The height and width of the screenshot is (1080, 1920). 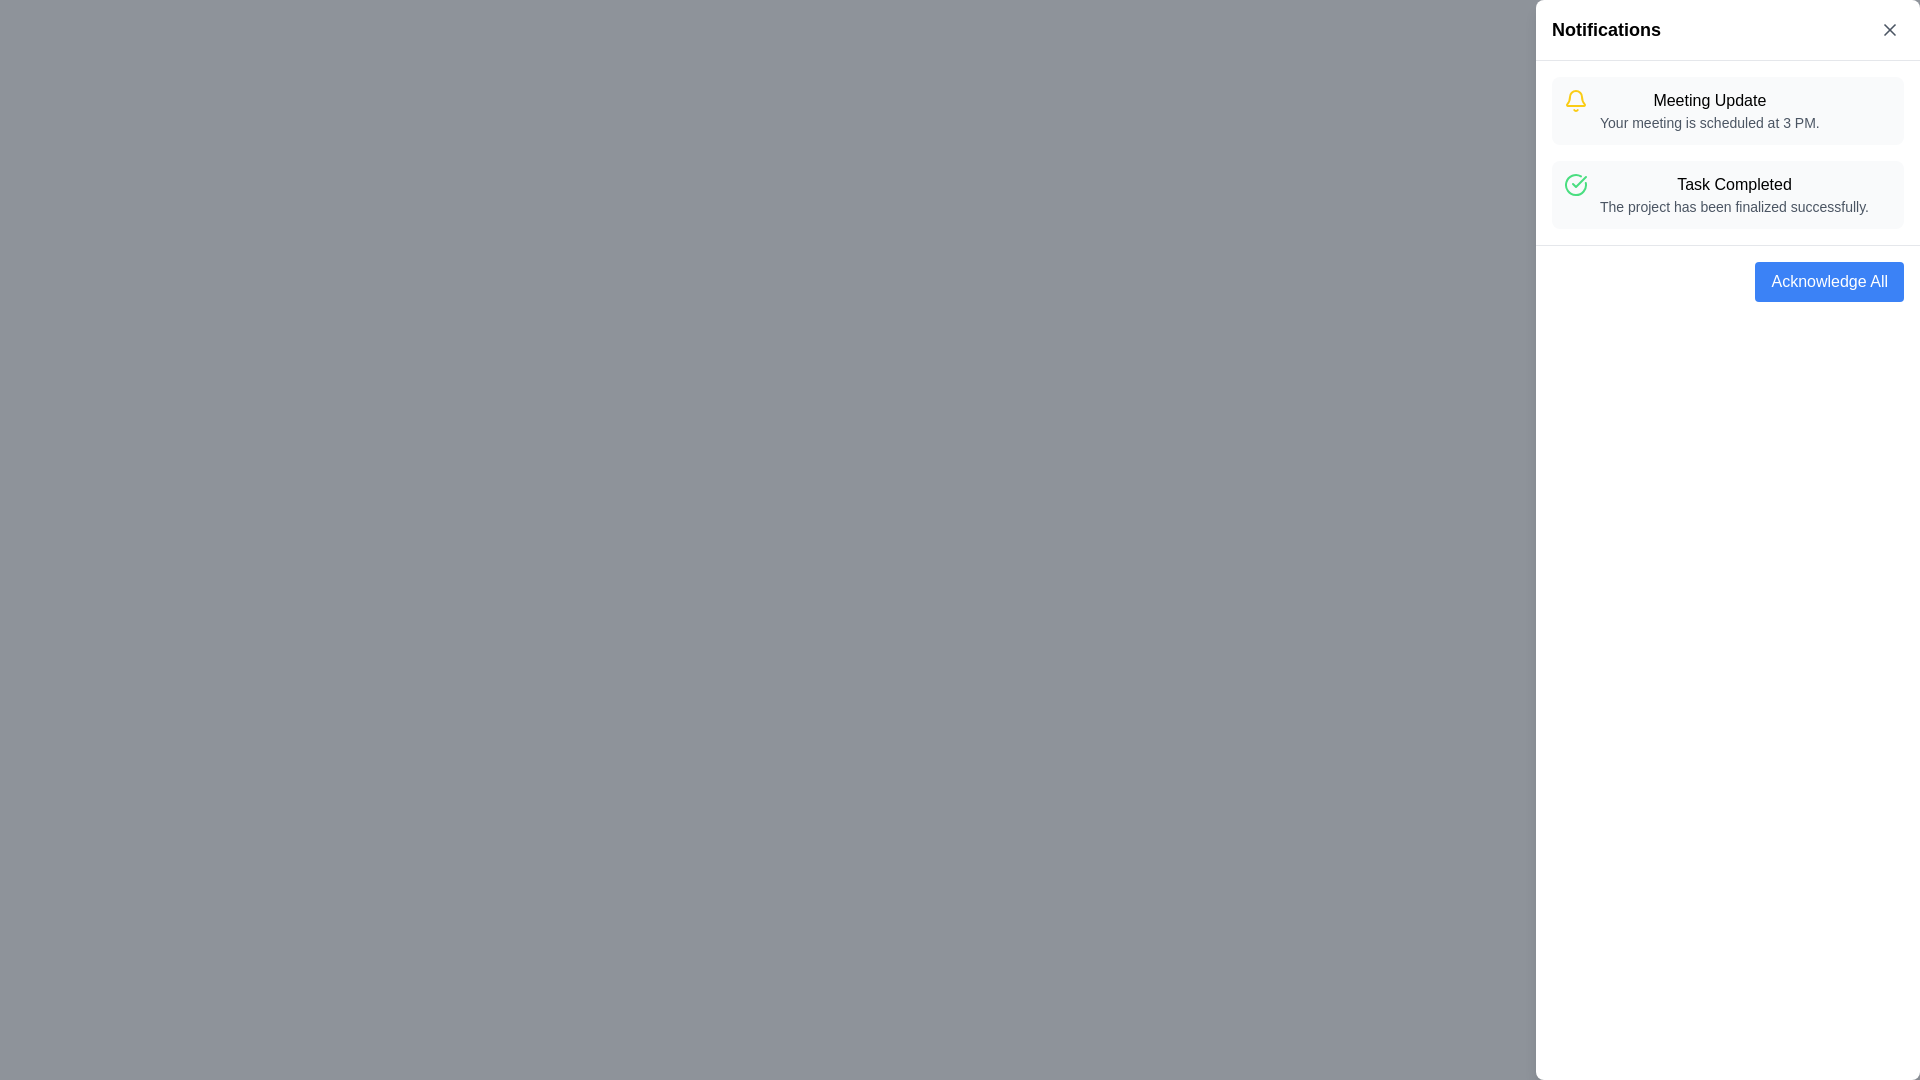 What do you see at coordinates (1578, 181) in the screenshot?
I see `the 'Task Completed' notification icon in the Notifications panel to indicate that the associated task has been successfully completed` at bounding box center [1578, 181].